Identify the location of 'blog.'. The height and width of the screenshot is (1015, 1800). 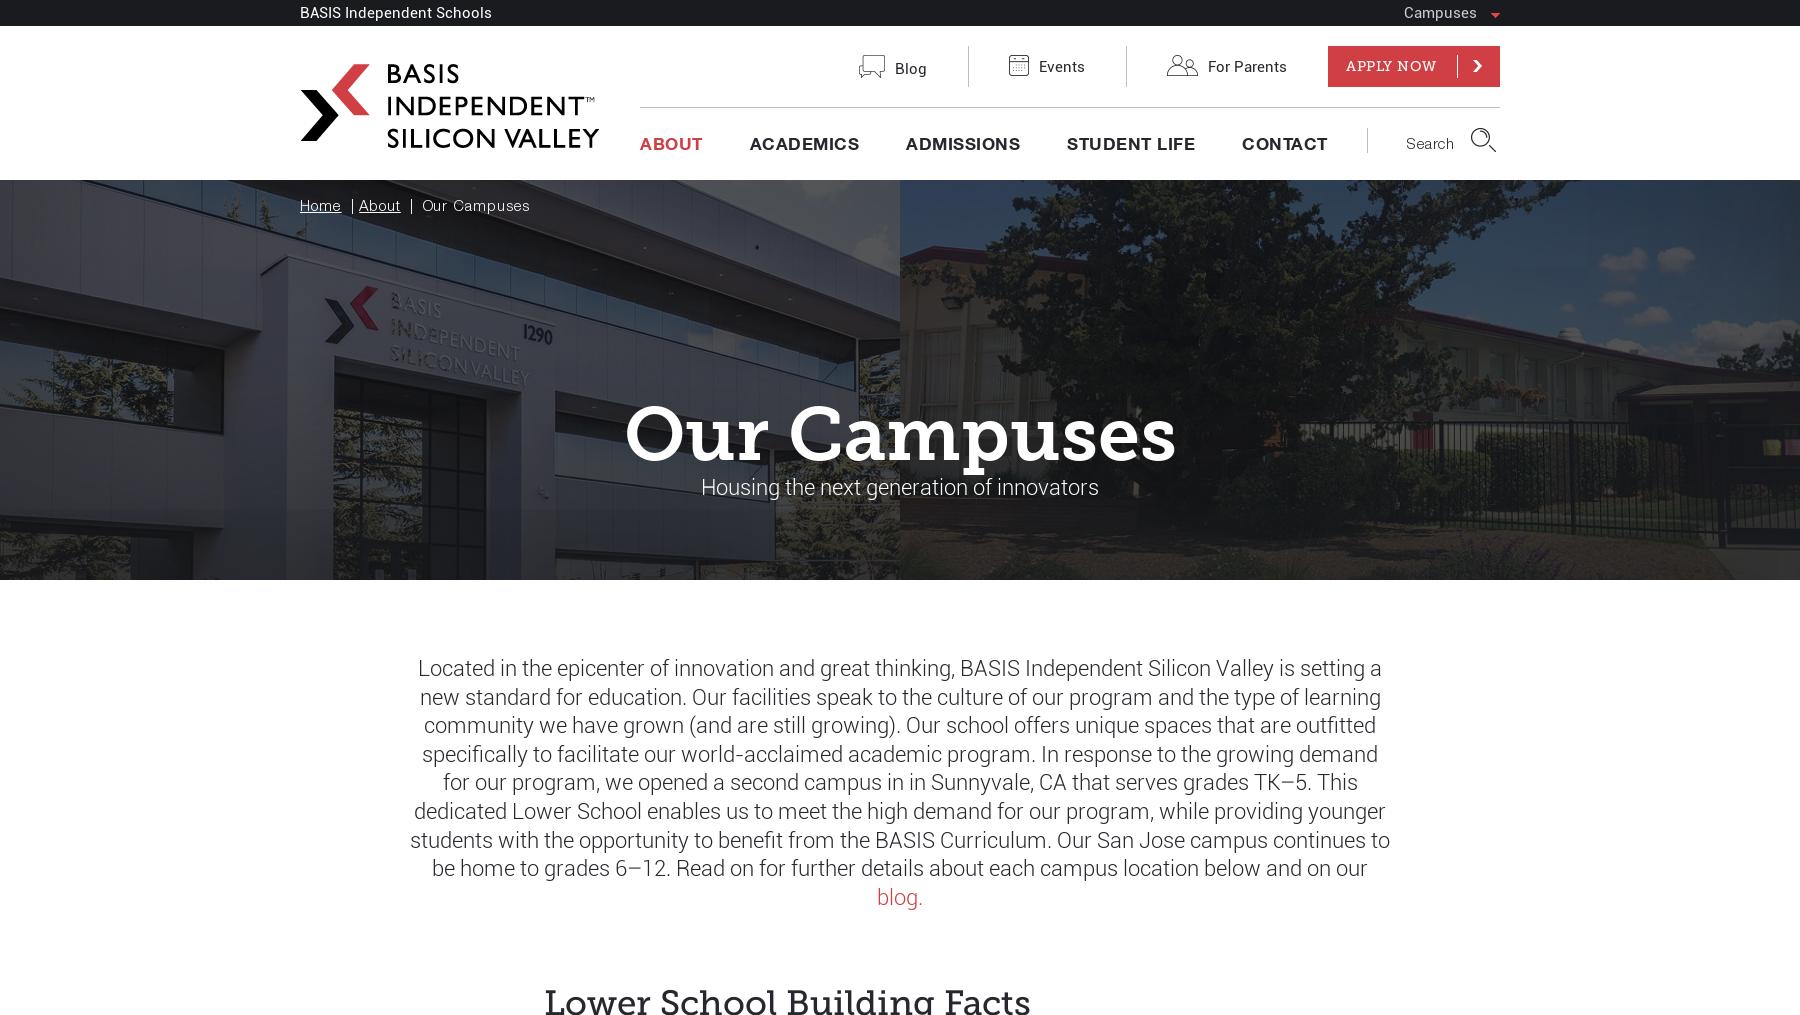
(900, 895).